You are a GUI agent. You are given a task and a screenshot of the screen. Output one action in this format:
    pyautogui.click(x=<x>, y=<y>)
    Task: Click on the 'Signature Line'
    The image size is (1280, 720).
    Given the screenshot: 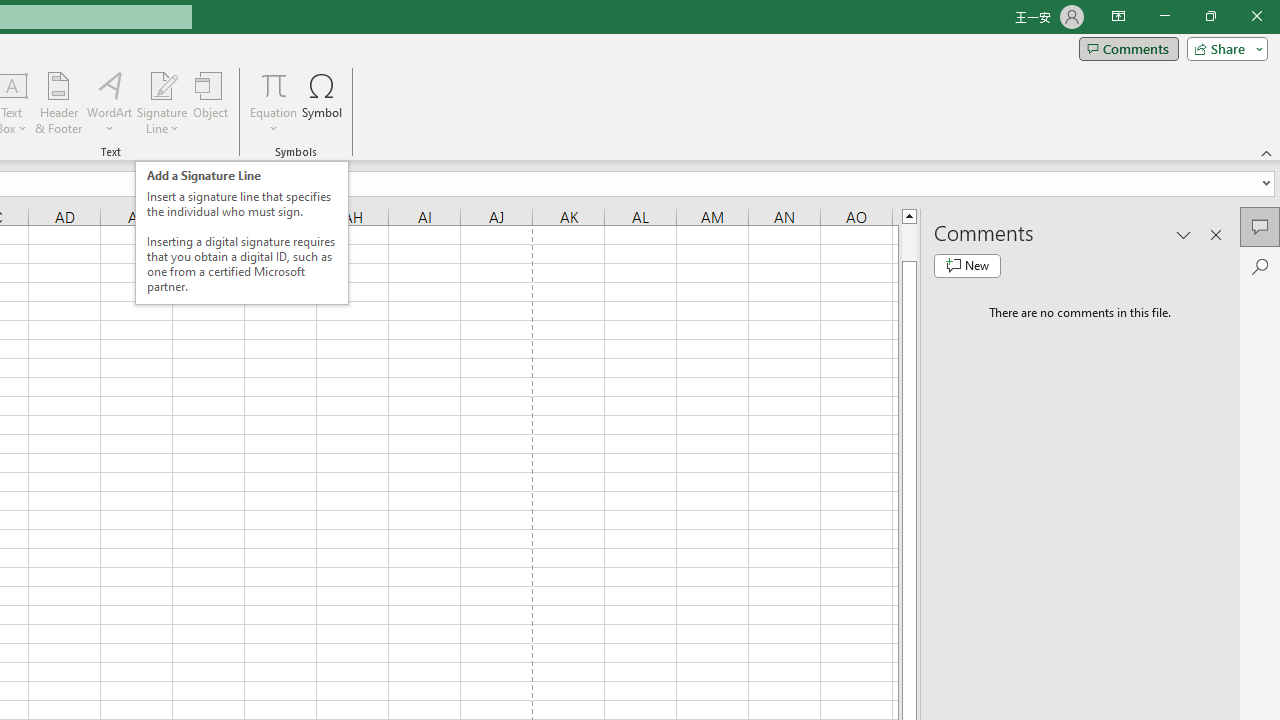 What is the action you would take?
    pyautogui.click(x=161, y=103)
    